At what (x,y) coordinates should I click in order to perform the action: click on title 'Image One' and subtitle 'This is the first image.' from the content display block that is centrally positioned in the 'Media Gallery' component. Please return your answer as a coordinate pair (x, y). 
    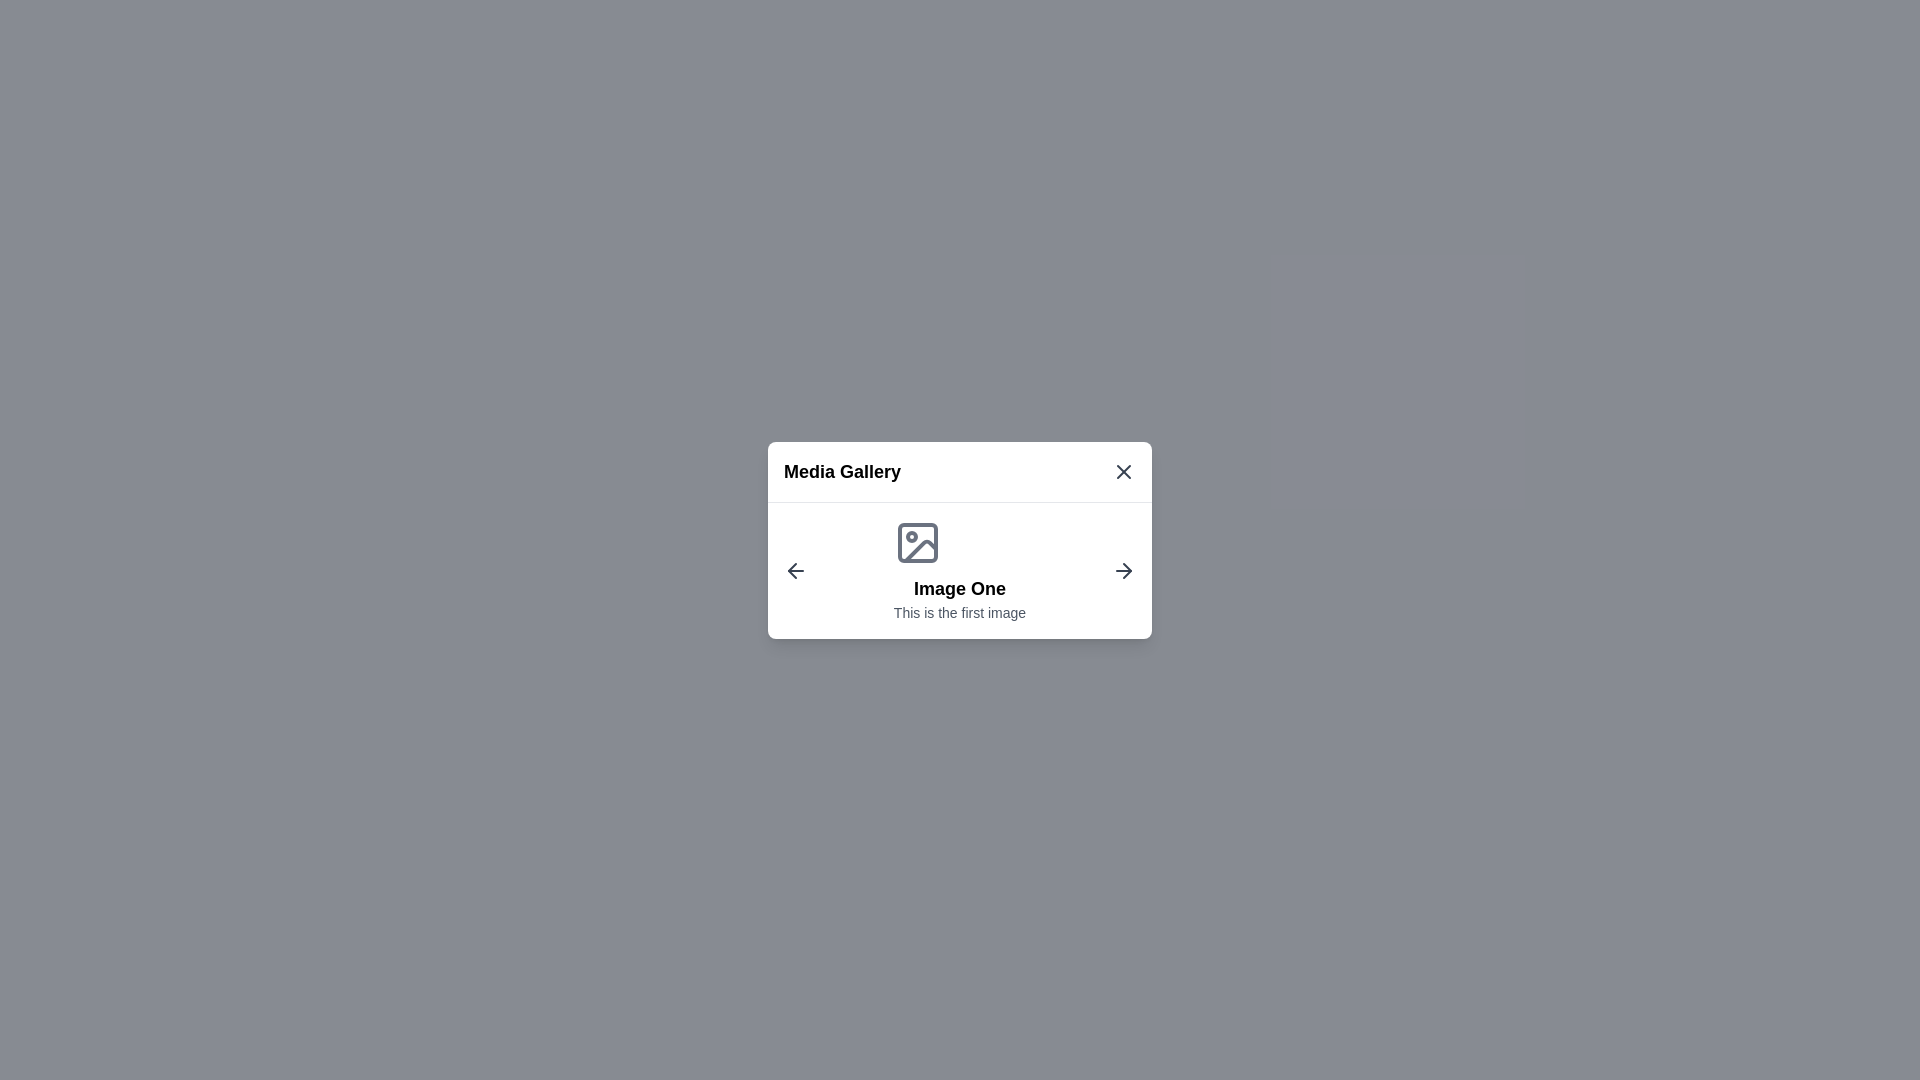
    Looking at the image, I should click on (960, 570).